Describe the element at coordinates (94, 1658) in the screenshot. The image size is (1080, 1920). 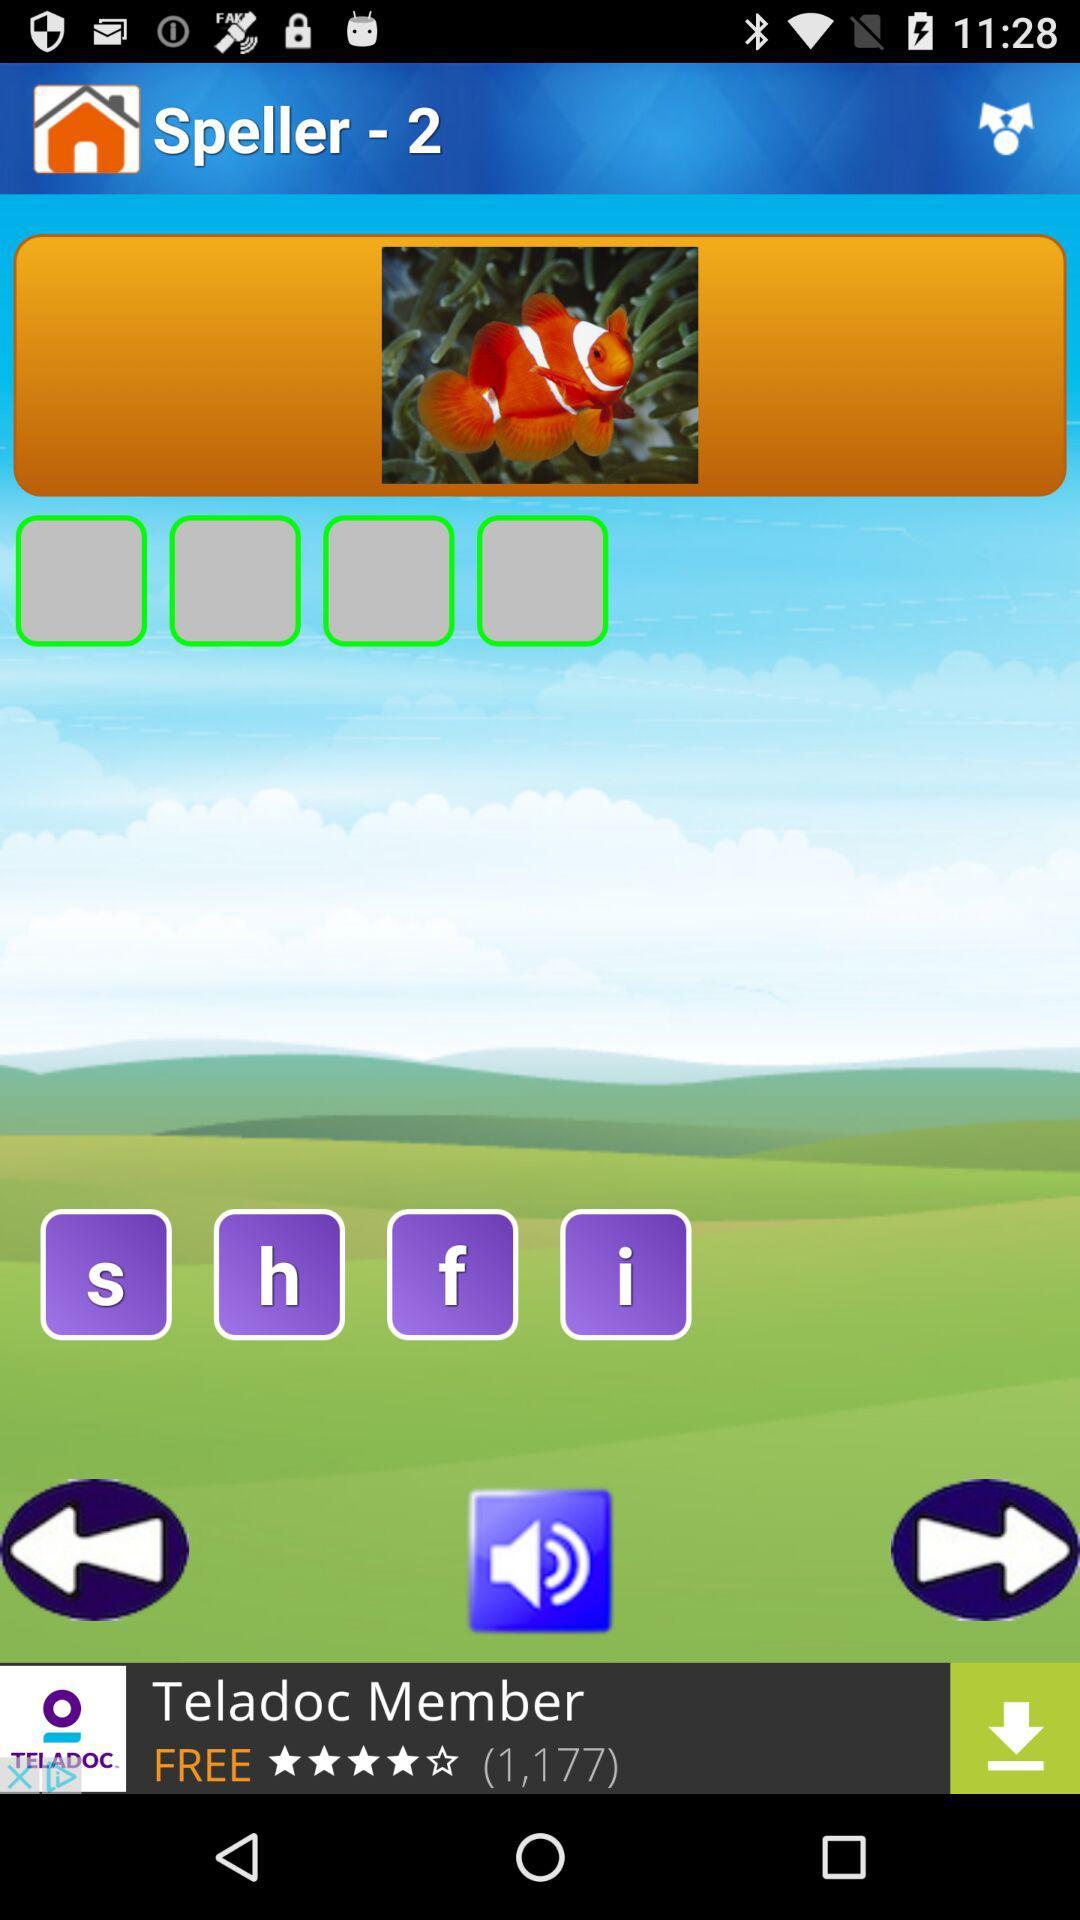
I see `the arrow_backward icon` at that location.